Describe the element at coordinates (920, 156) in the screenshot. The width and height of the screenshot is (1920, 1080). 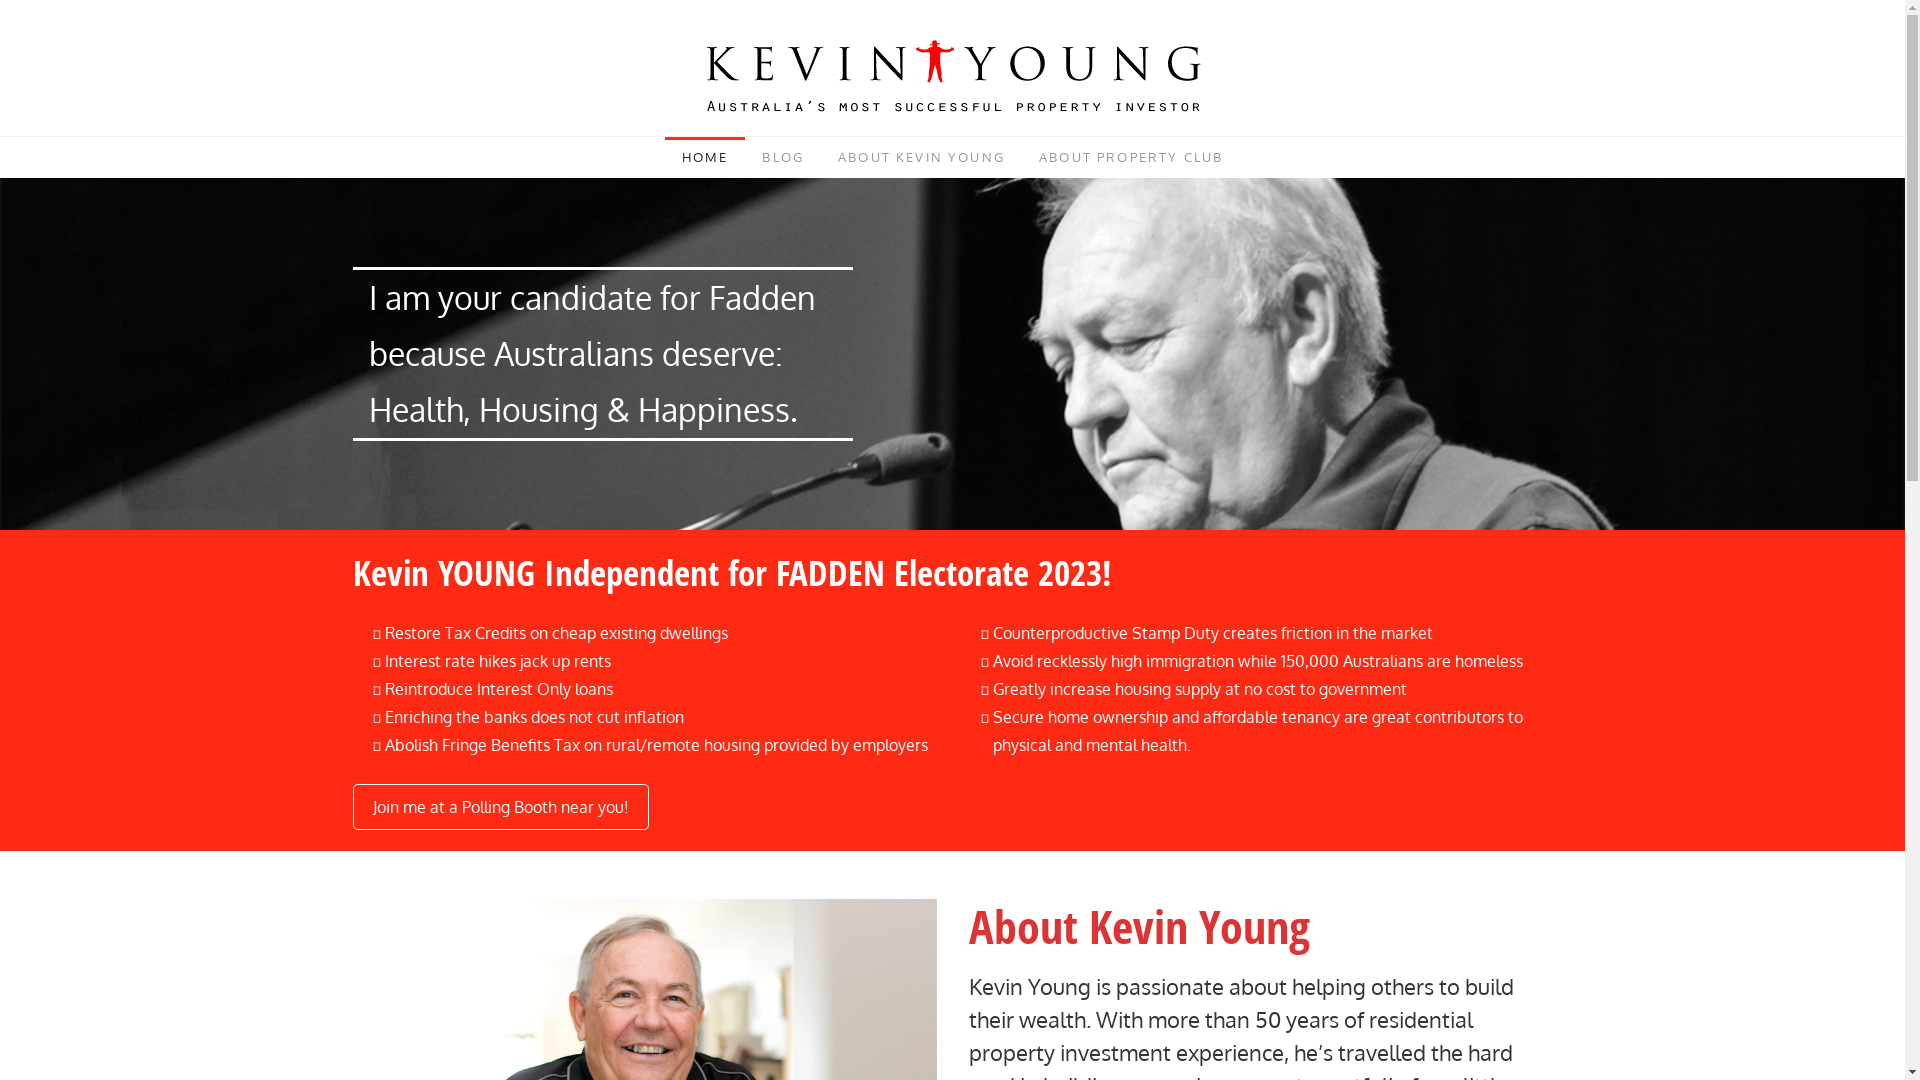
I see `'ABOUT KEVIN YOUNG'` at that location.